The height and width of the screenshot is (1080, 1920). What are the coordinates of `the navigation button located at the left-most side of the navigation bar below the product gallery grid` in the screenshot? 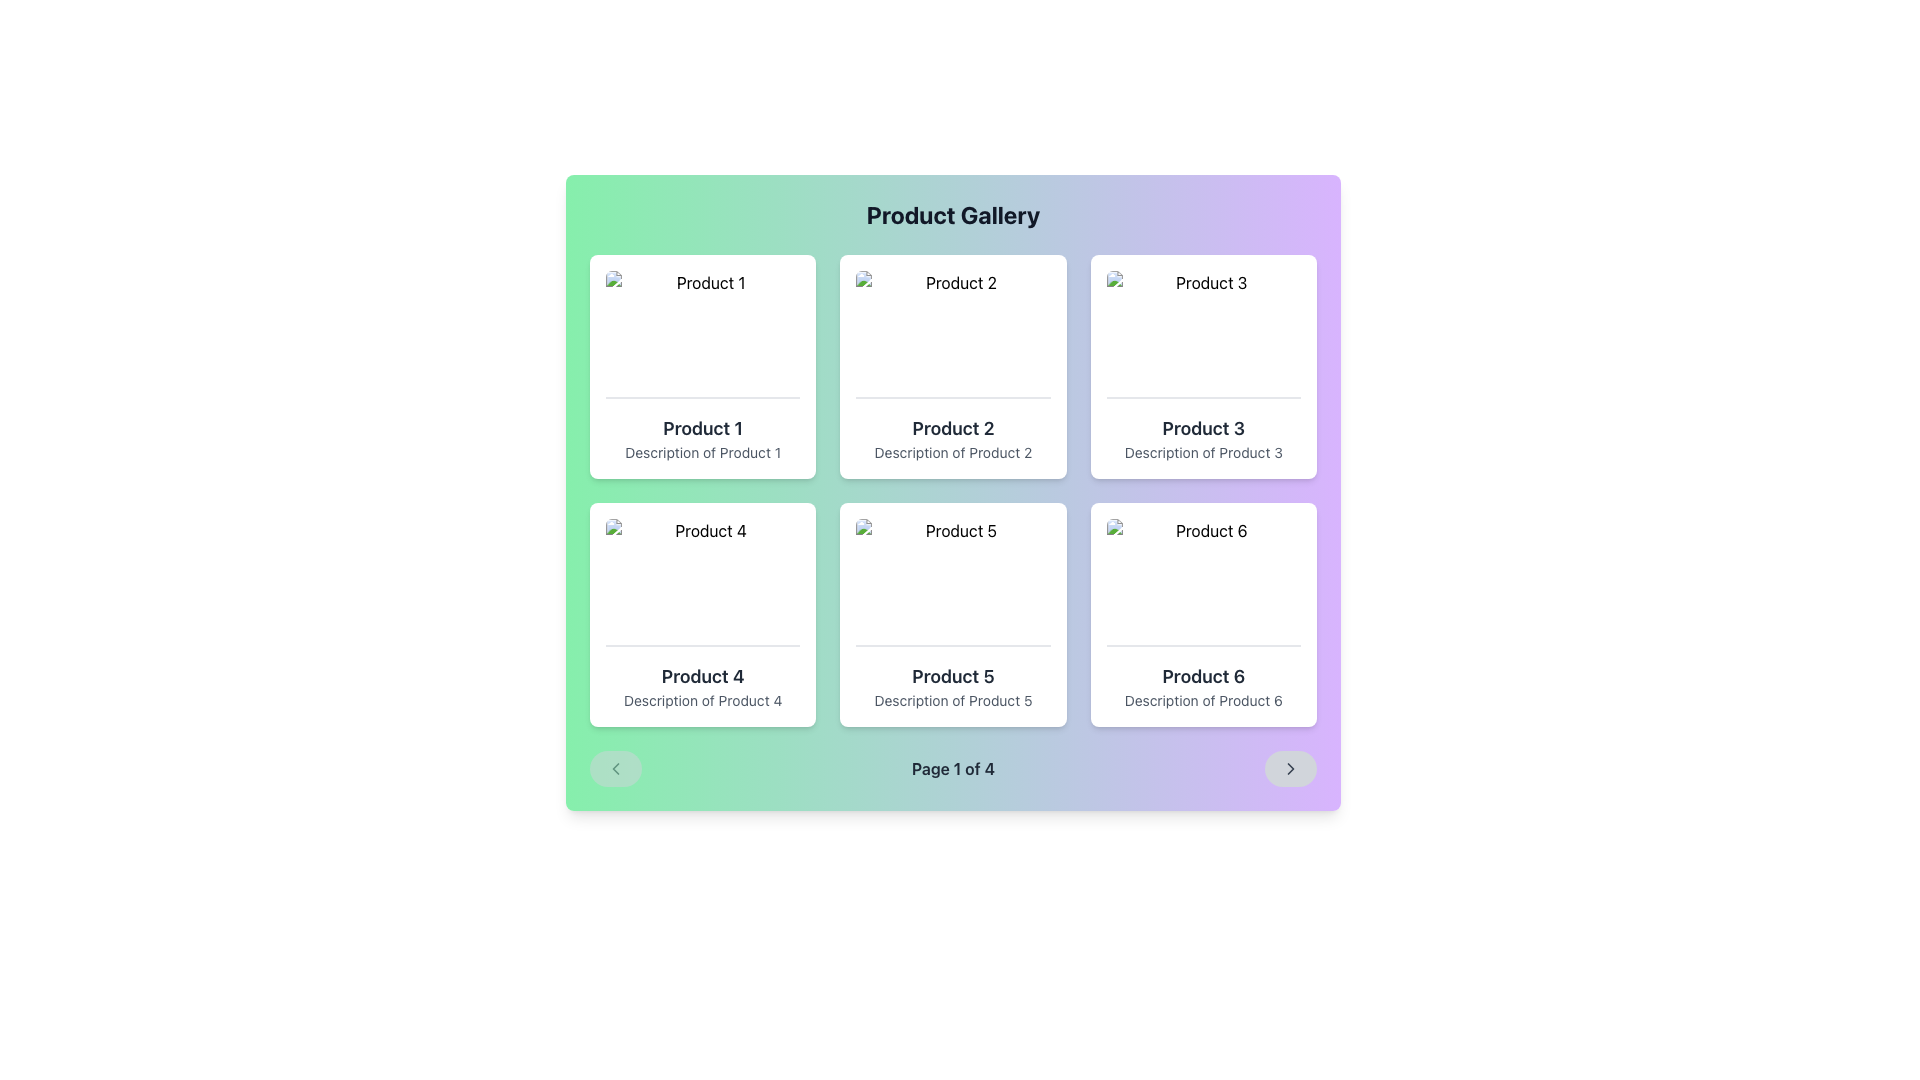 It's located at (614, 767).